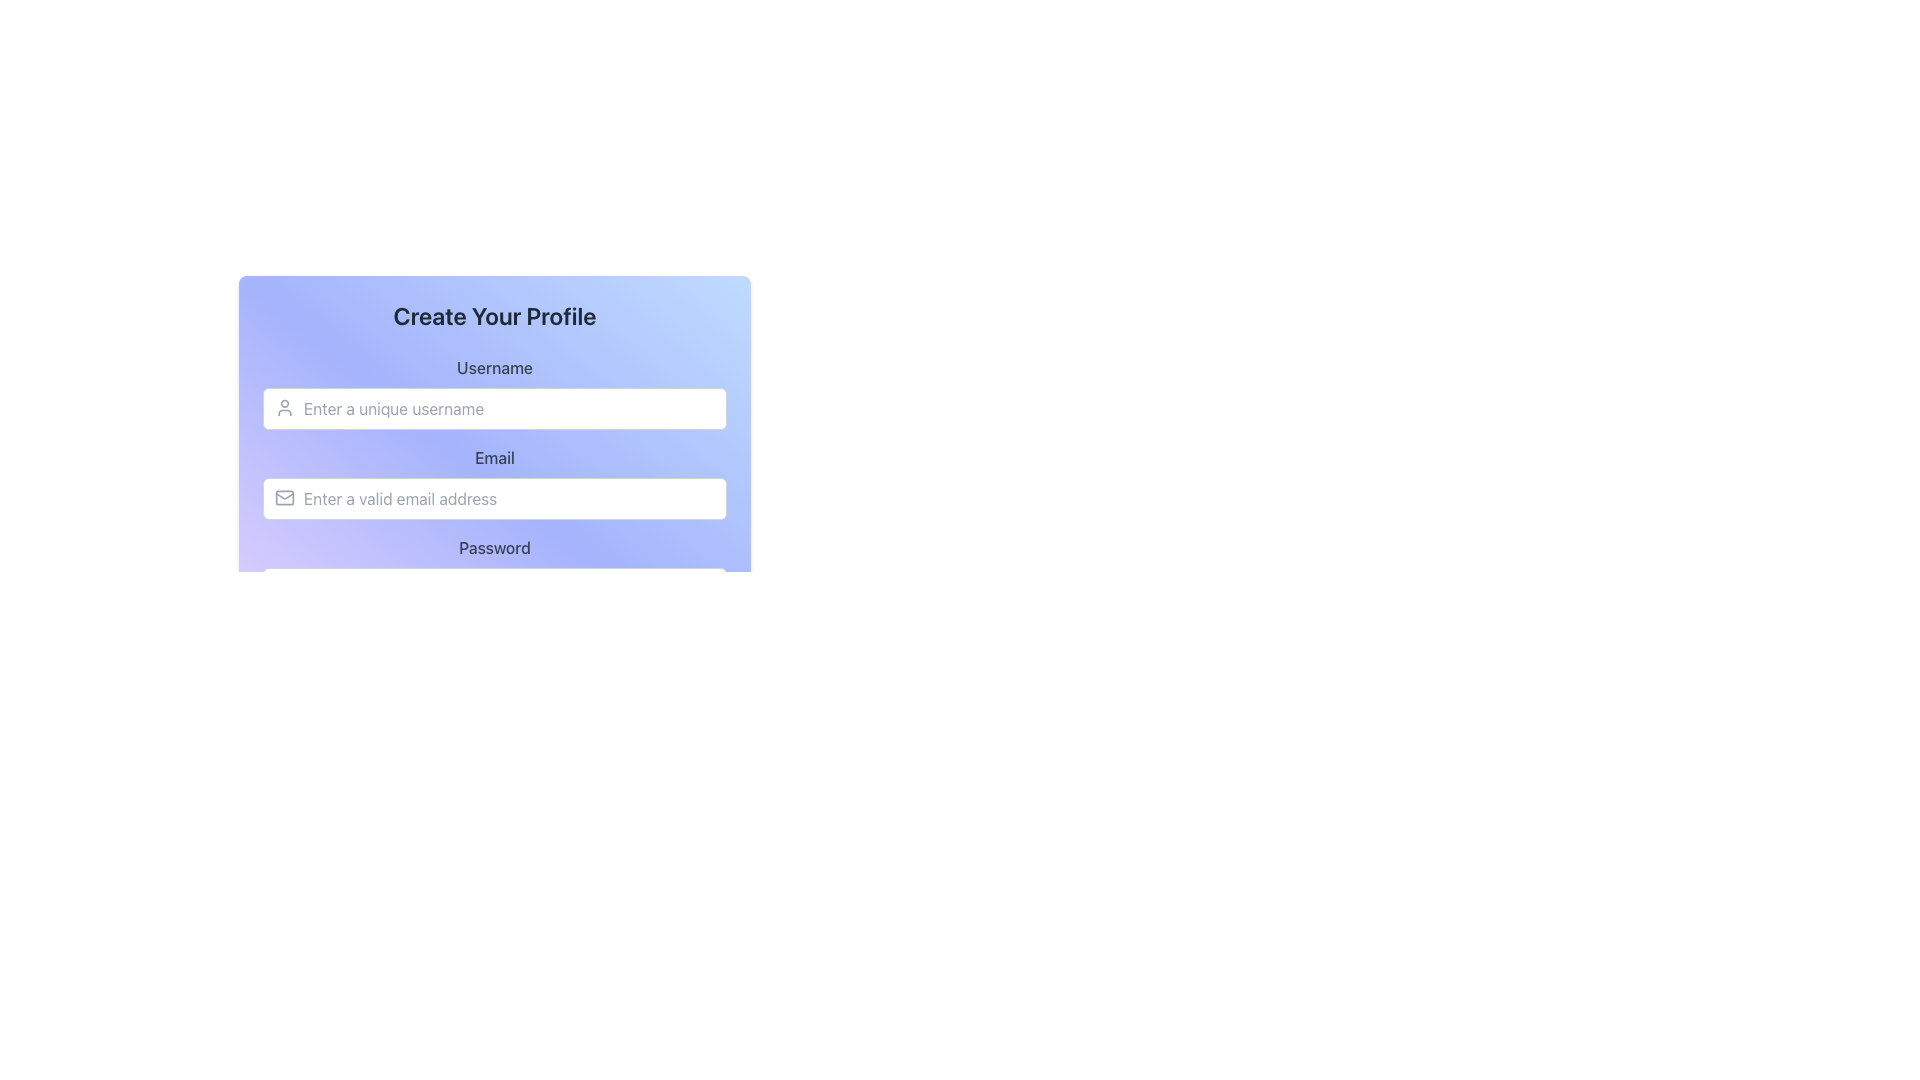 The height and width of the screenshot is (1080, 1920). What do you see at coordinates (283, 407) in the screenshot?
I see `the username input field icon located at the far left side of the topmost input box in the 'Create Your Profile' section, which visually indicates the input is for entering a username` at bounding box center [283, 407].